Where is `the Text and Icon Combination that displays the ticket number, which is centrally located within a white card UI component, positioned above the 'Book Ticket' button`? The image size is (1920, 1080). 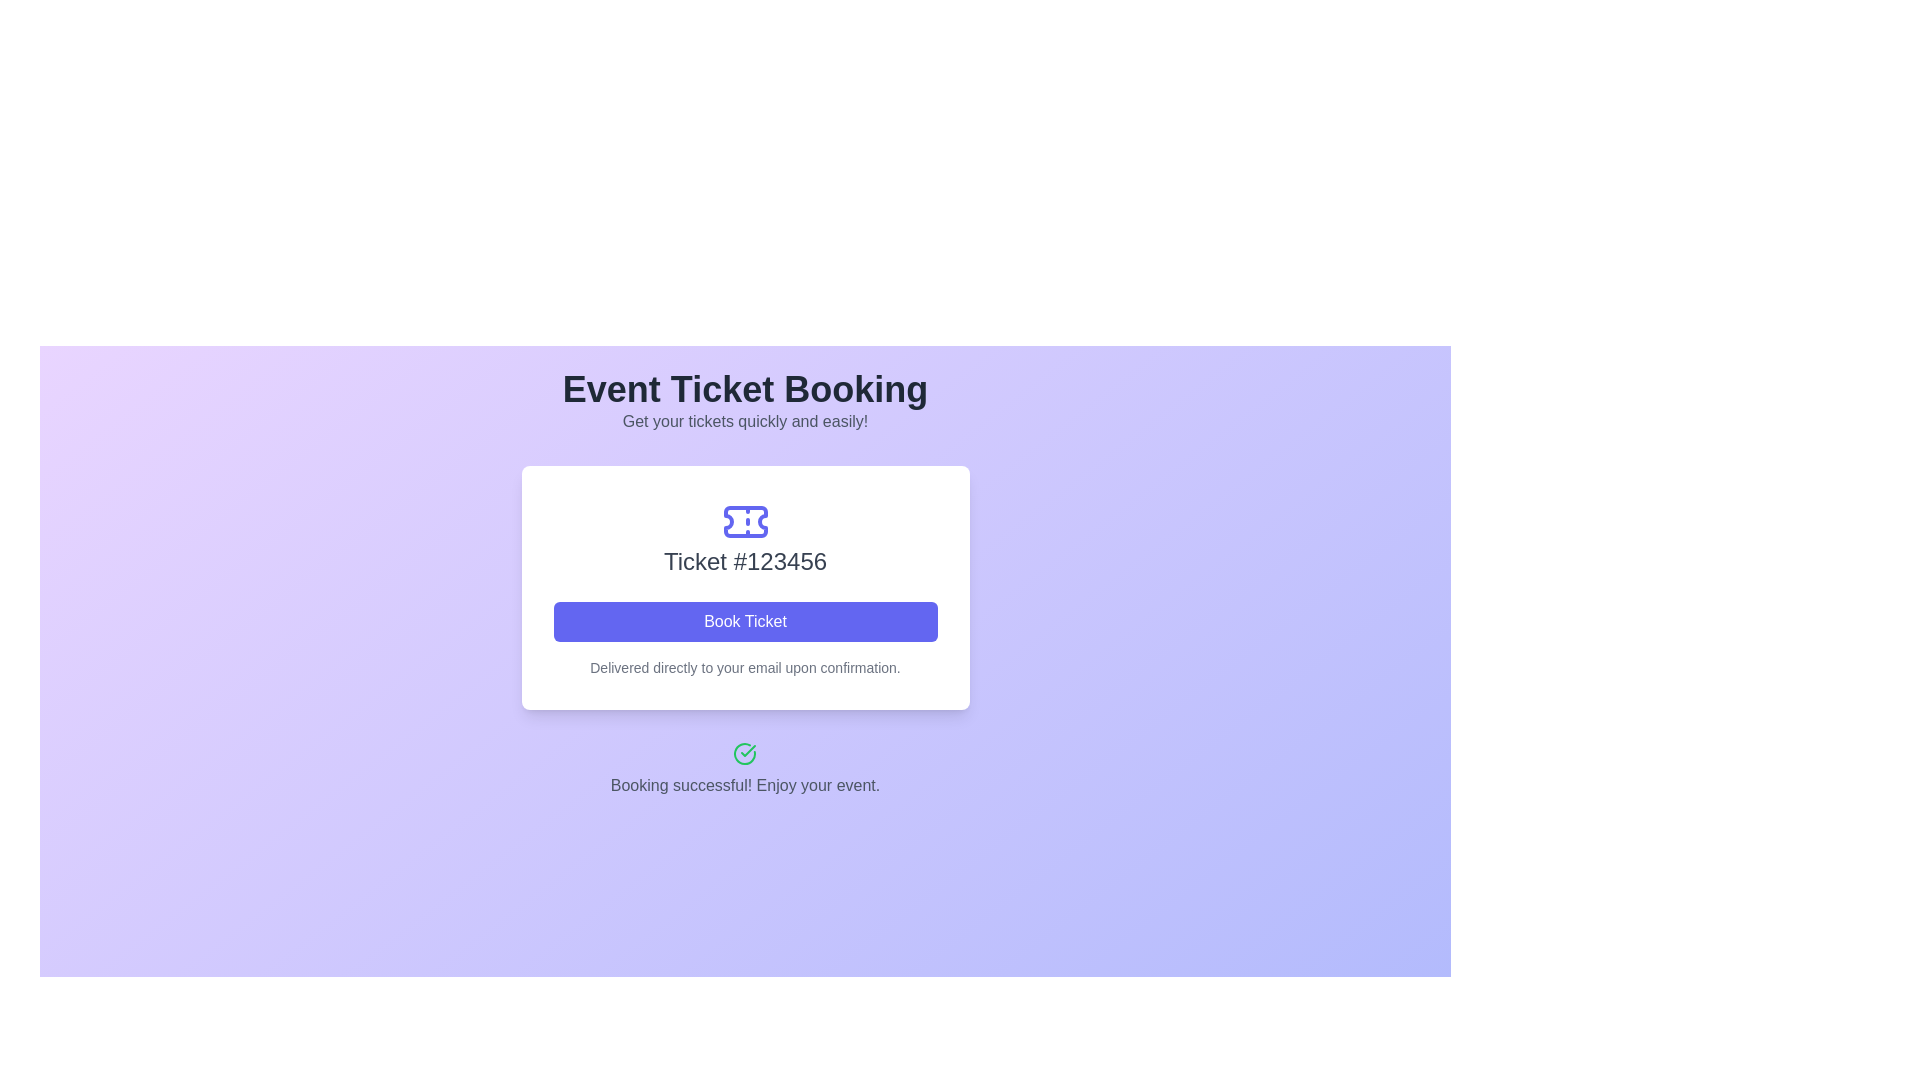 the Text and Icon Combination that displays the ticket number, which is centrally located within a white card UI component, positioned above the 'Book Ticket' button is located at coordinates (744, 536).